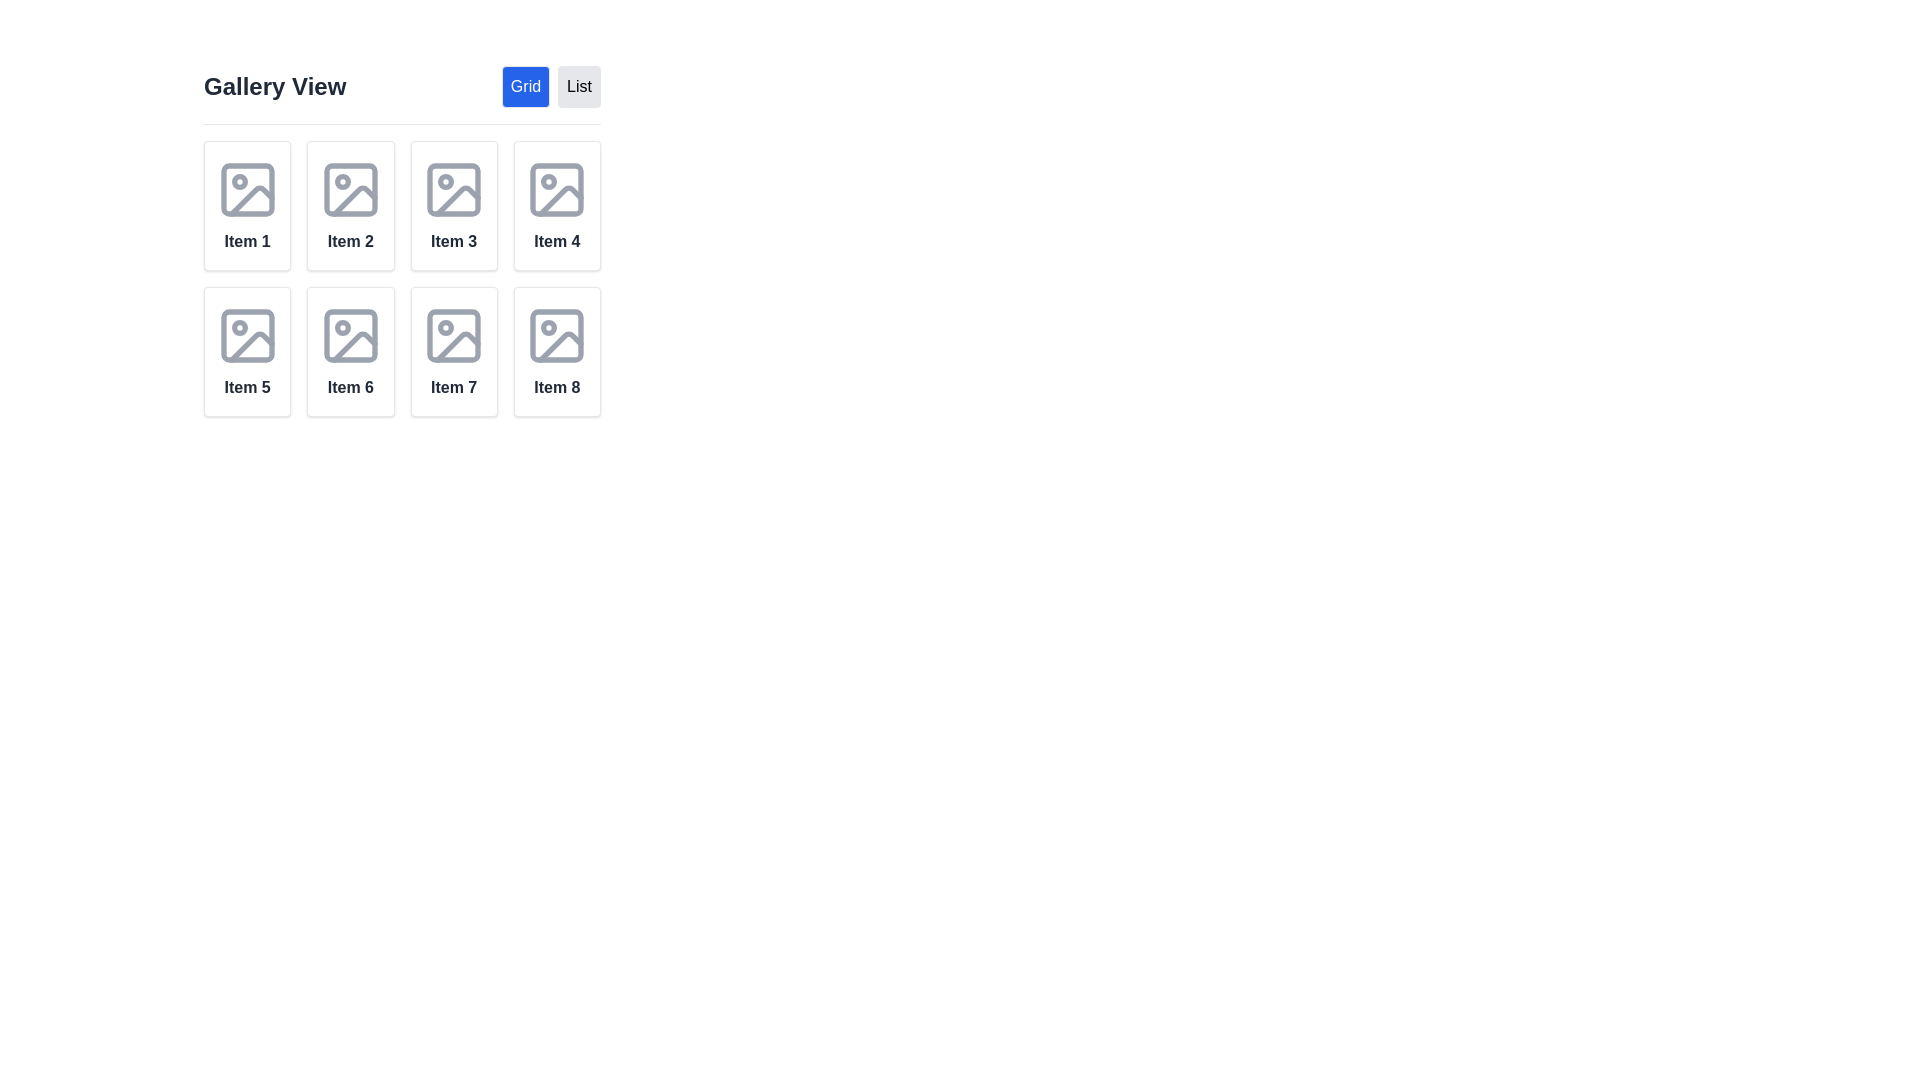 Image resolution: width=1920 pixels, height=1080 pixels. Describe the element at coordinates (557, 350) in the screenshot. I see `the card component with a white background, rounded corners, shadow effect, and the text 'Item 8' in bold font, located in the bottom-right corner of the grid` at that location.